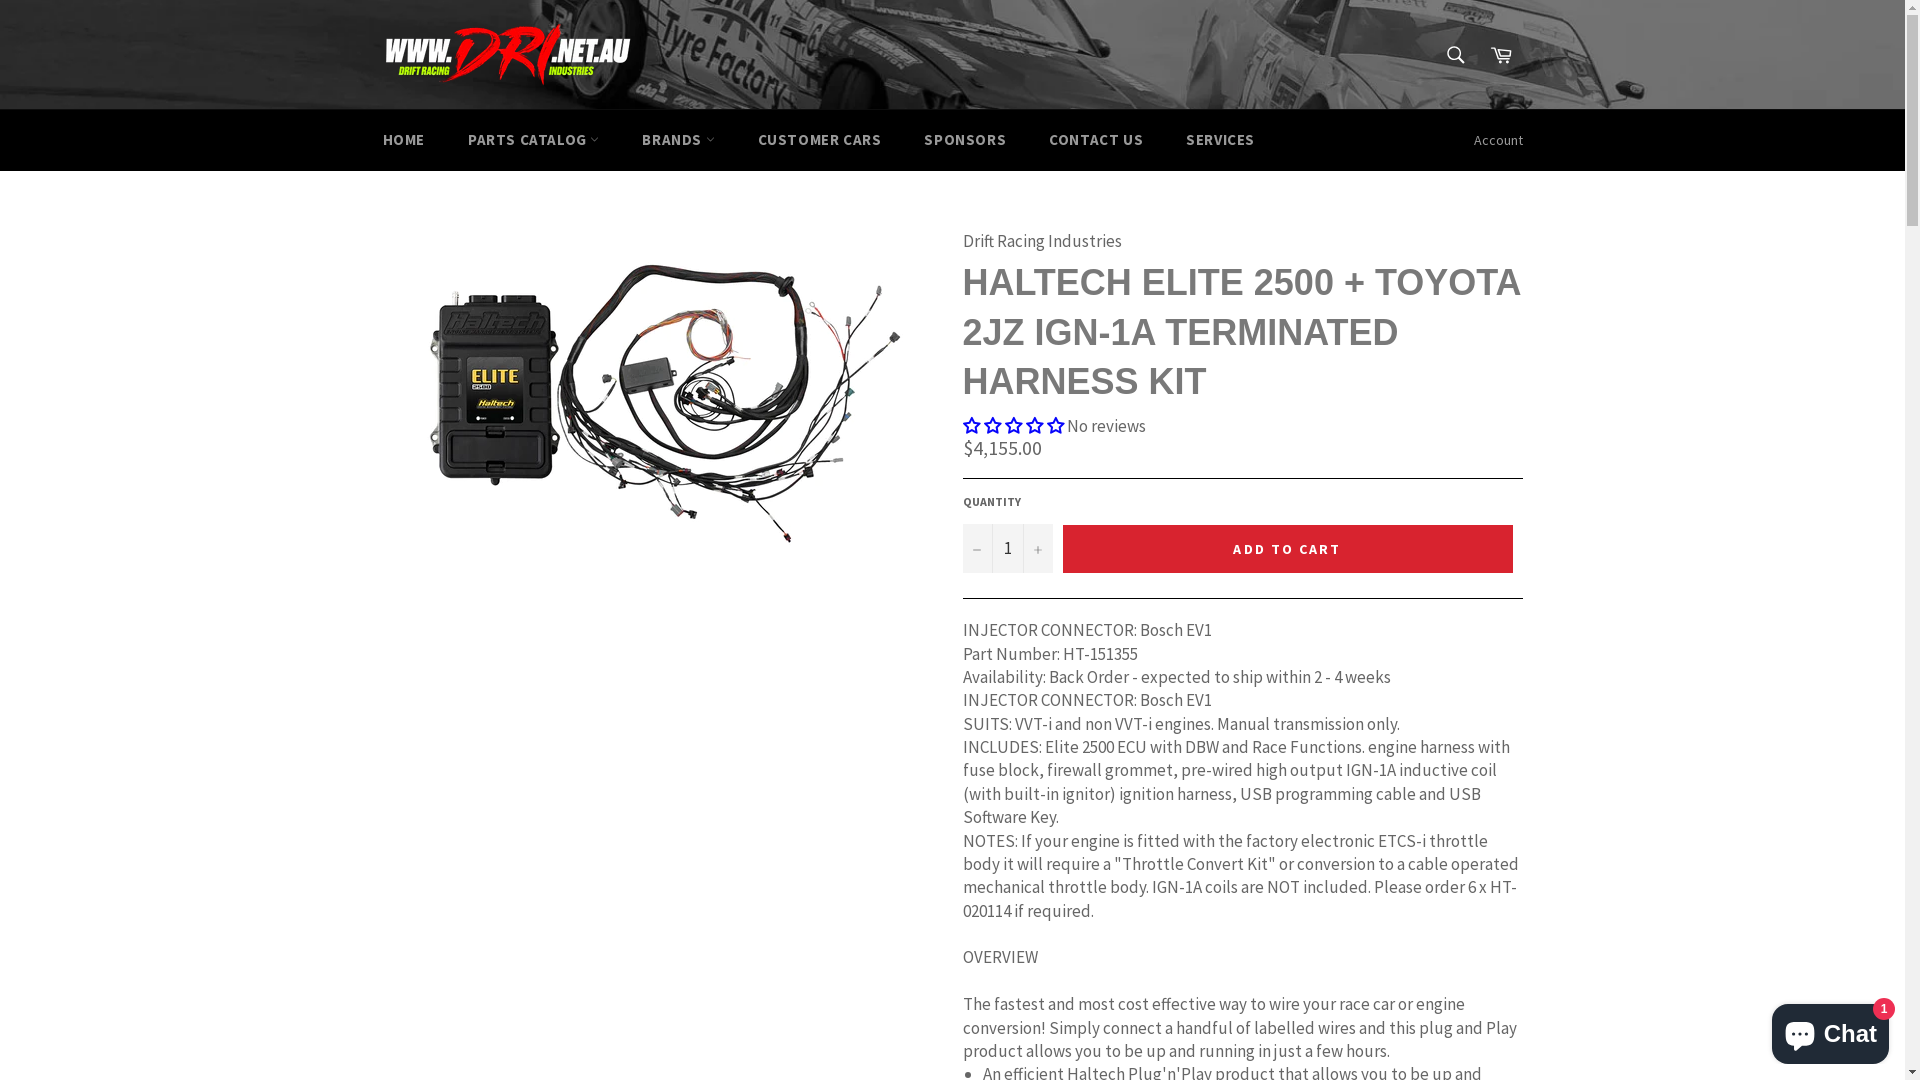  I want to click on 'Shopify online store chat', so click(1830, 1029).